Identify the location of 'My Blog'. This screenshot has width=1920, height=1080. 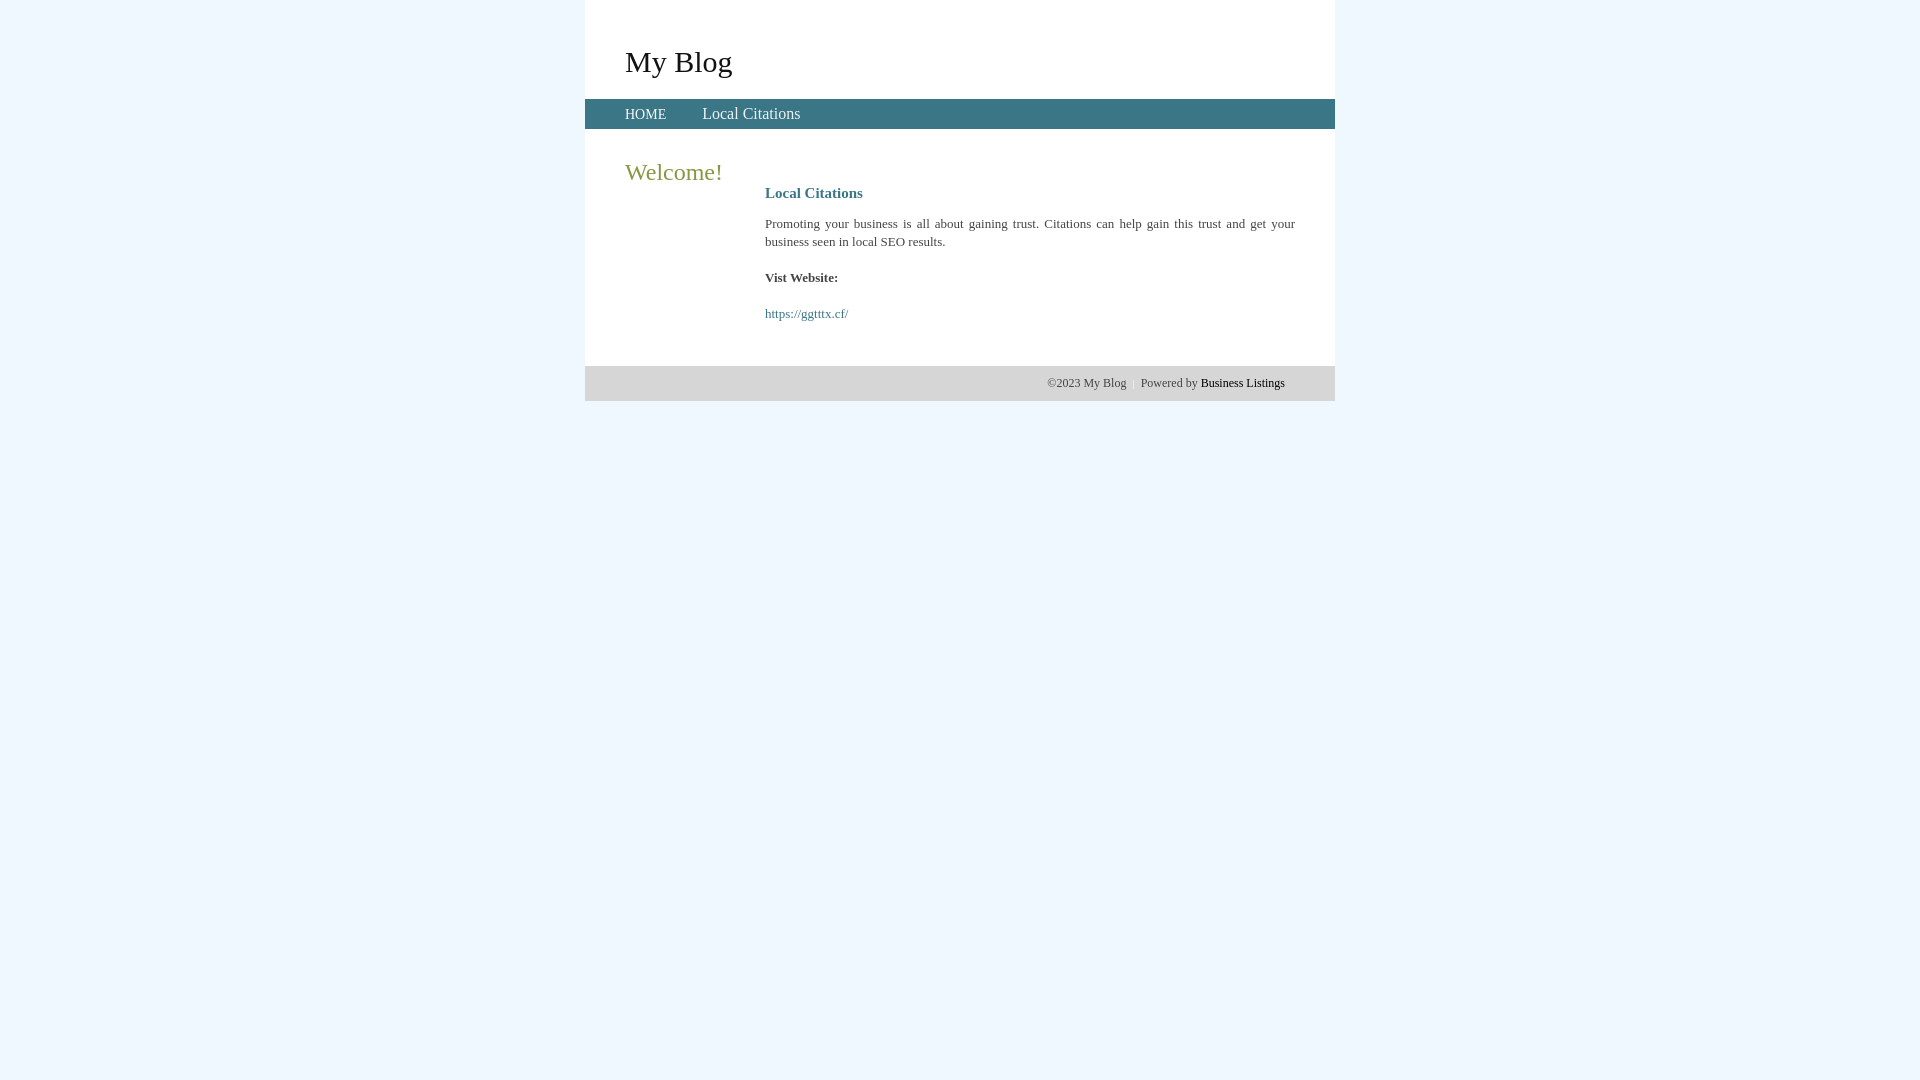
(678, 60).